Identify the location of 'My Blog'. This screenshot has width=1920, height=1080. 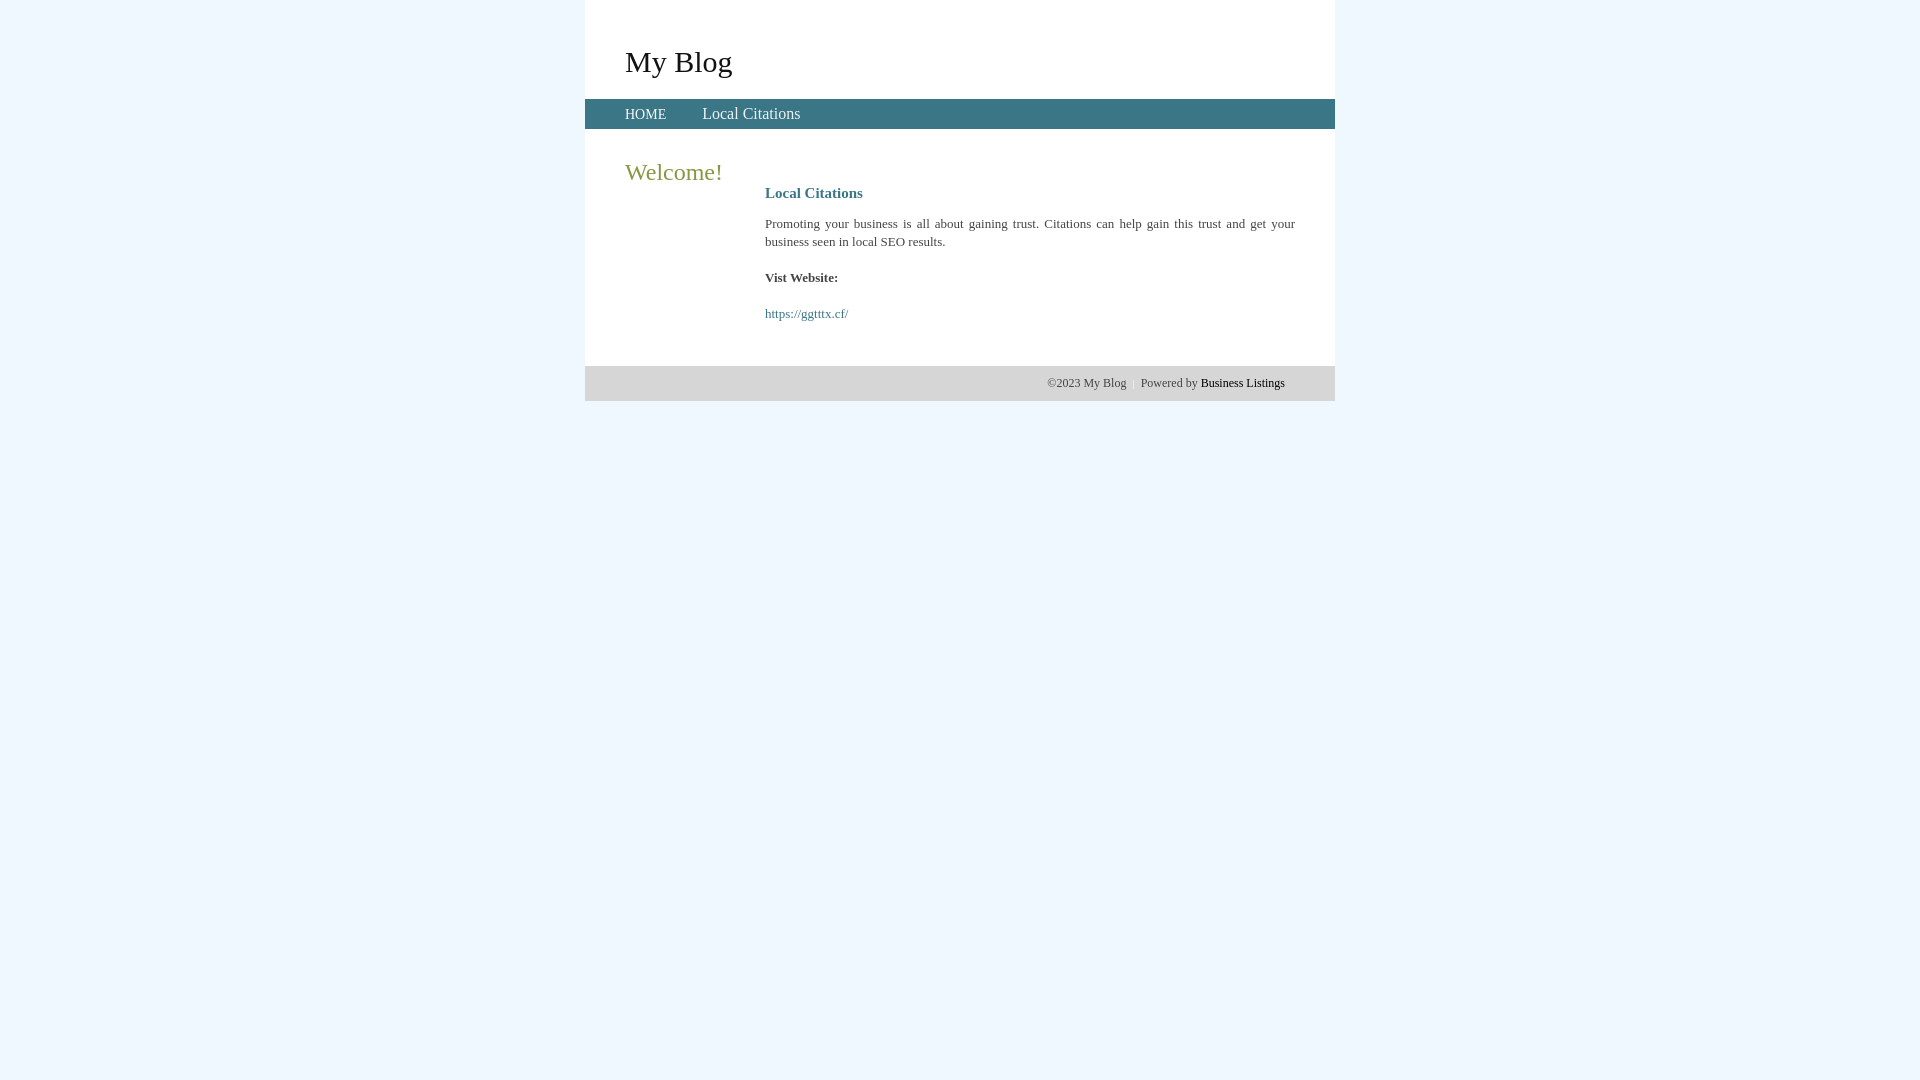
(678, 60).